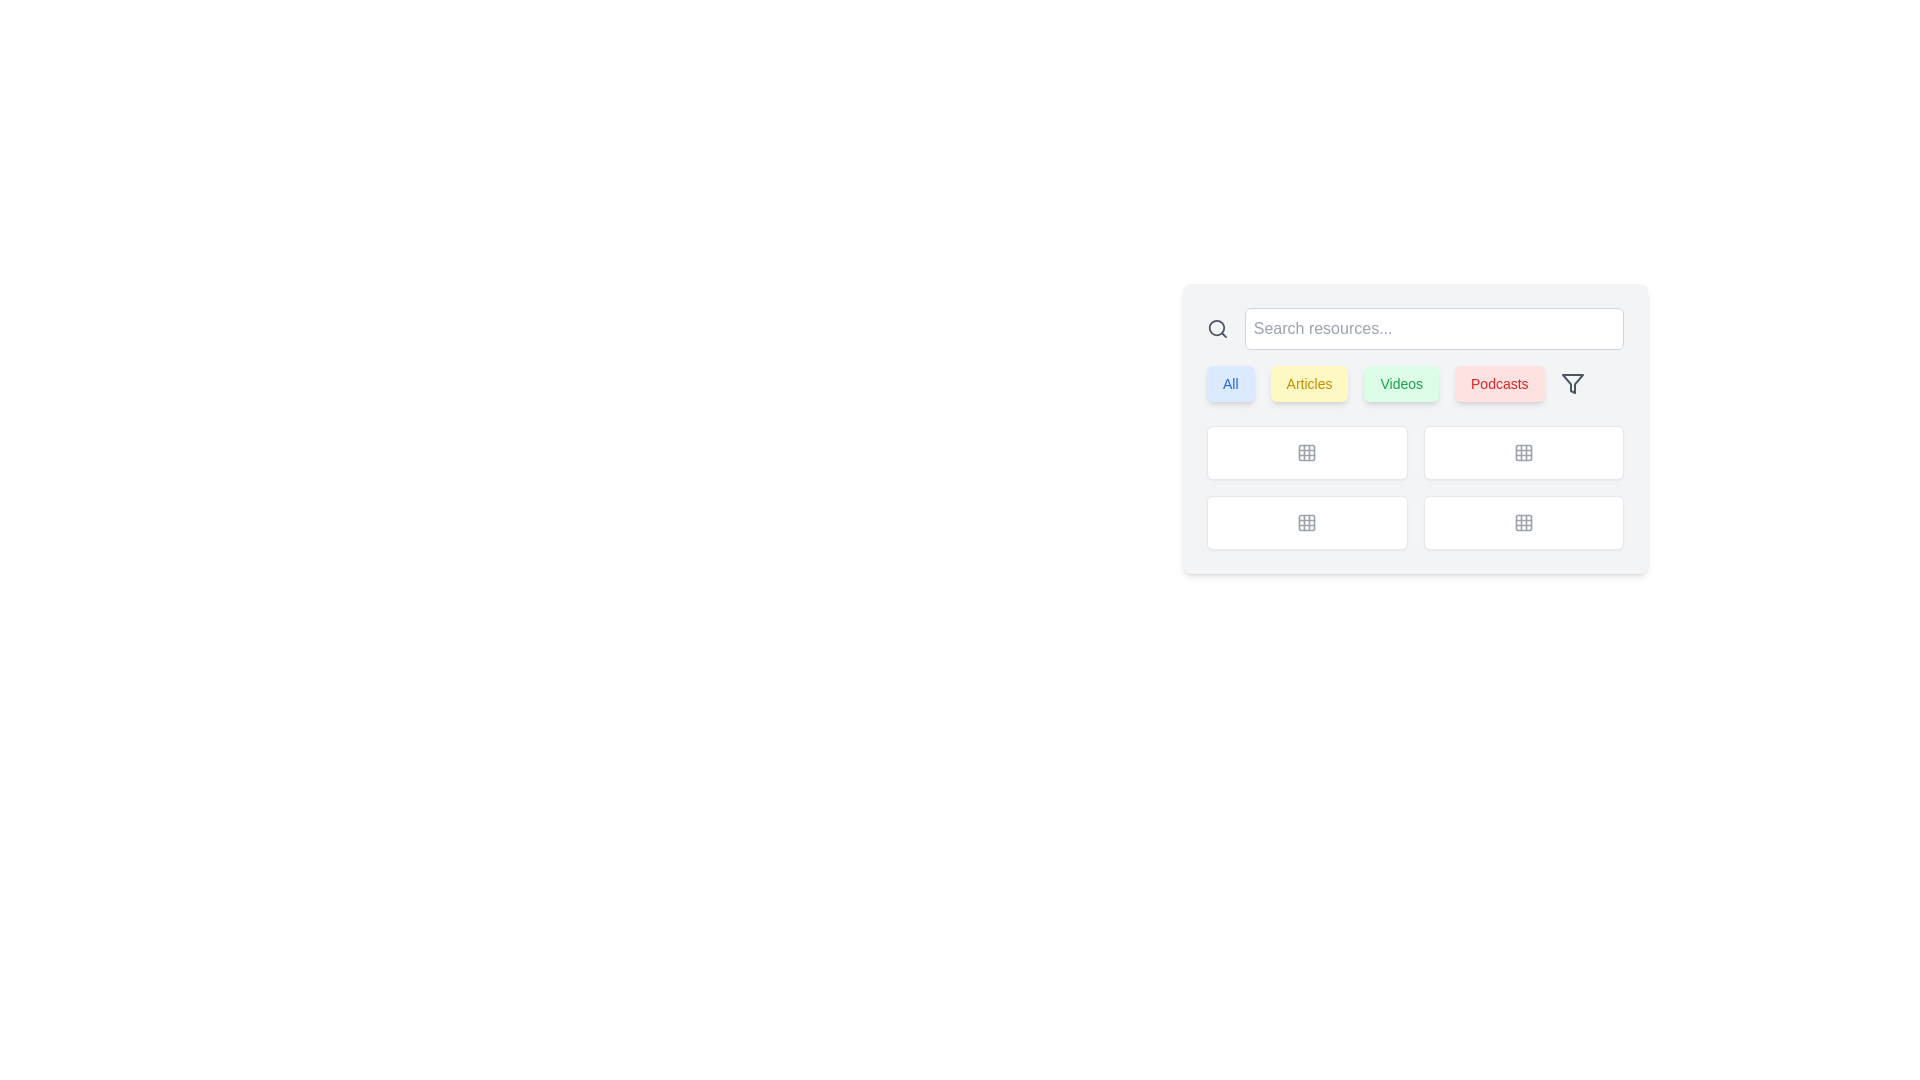 The image size is (1920, 1080). I want to click on the SVG-based grid icon located in the bottom row's middle card of a 2x3 grid layout, which serves as a visual symbol for a grid or layout option, so click(1307, 522).